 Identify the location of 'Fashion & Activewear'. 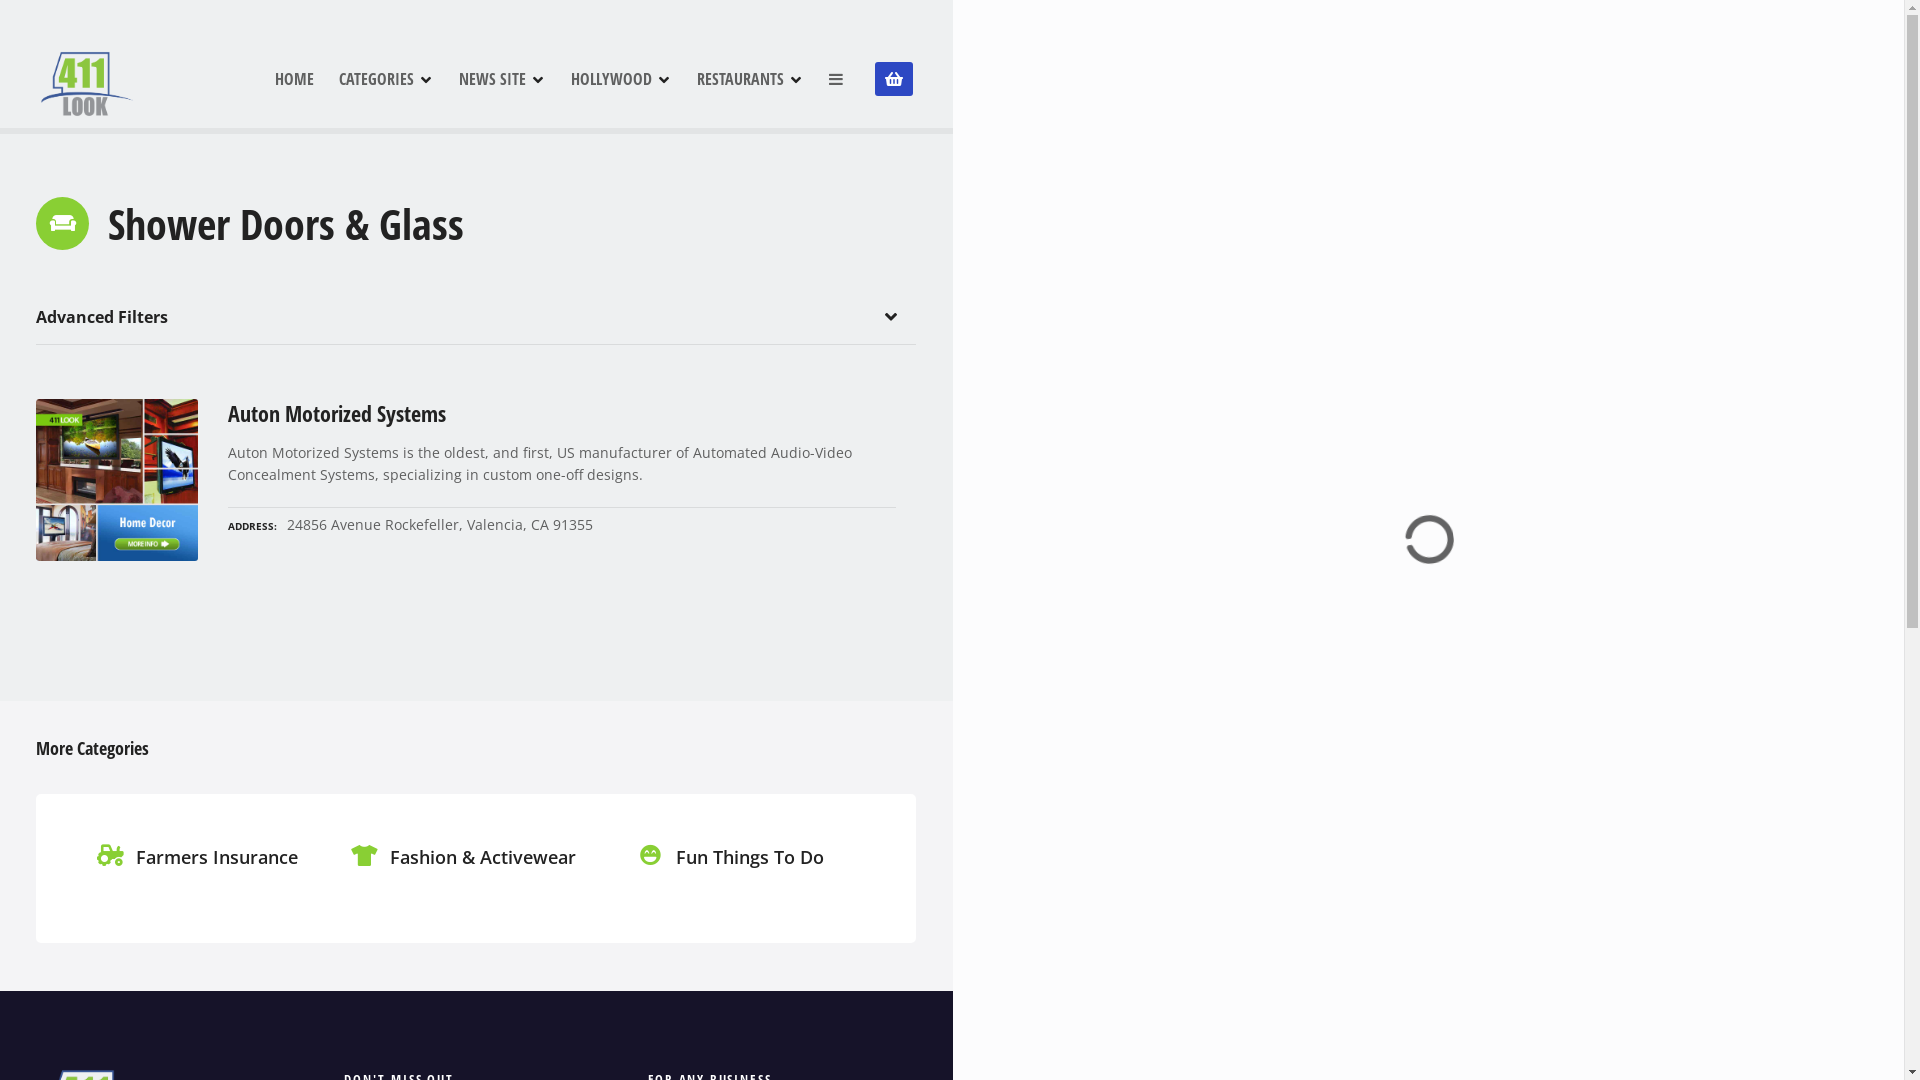
(467, 879).